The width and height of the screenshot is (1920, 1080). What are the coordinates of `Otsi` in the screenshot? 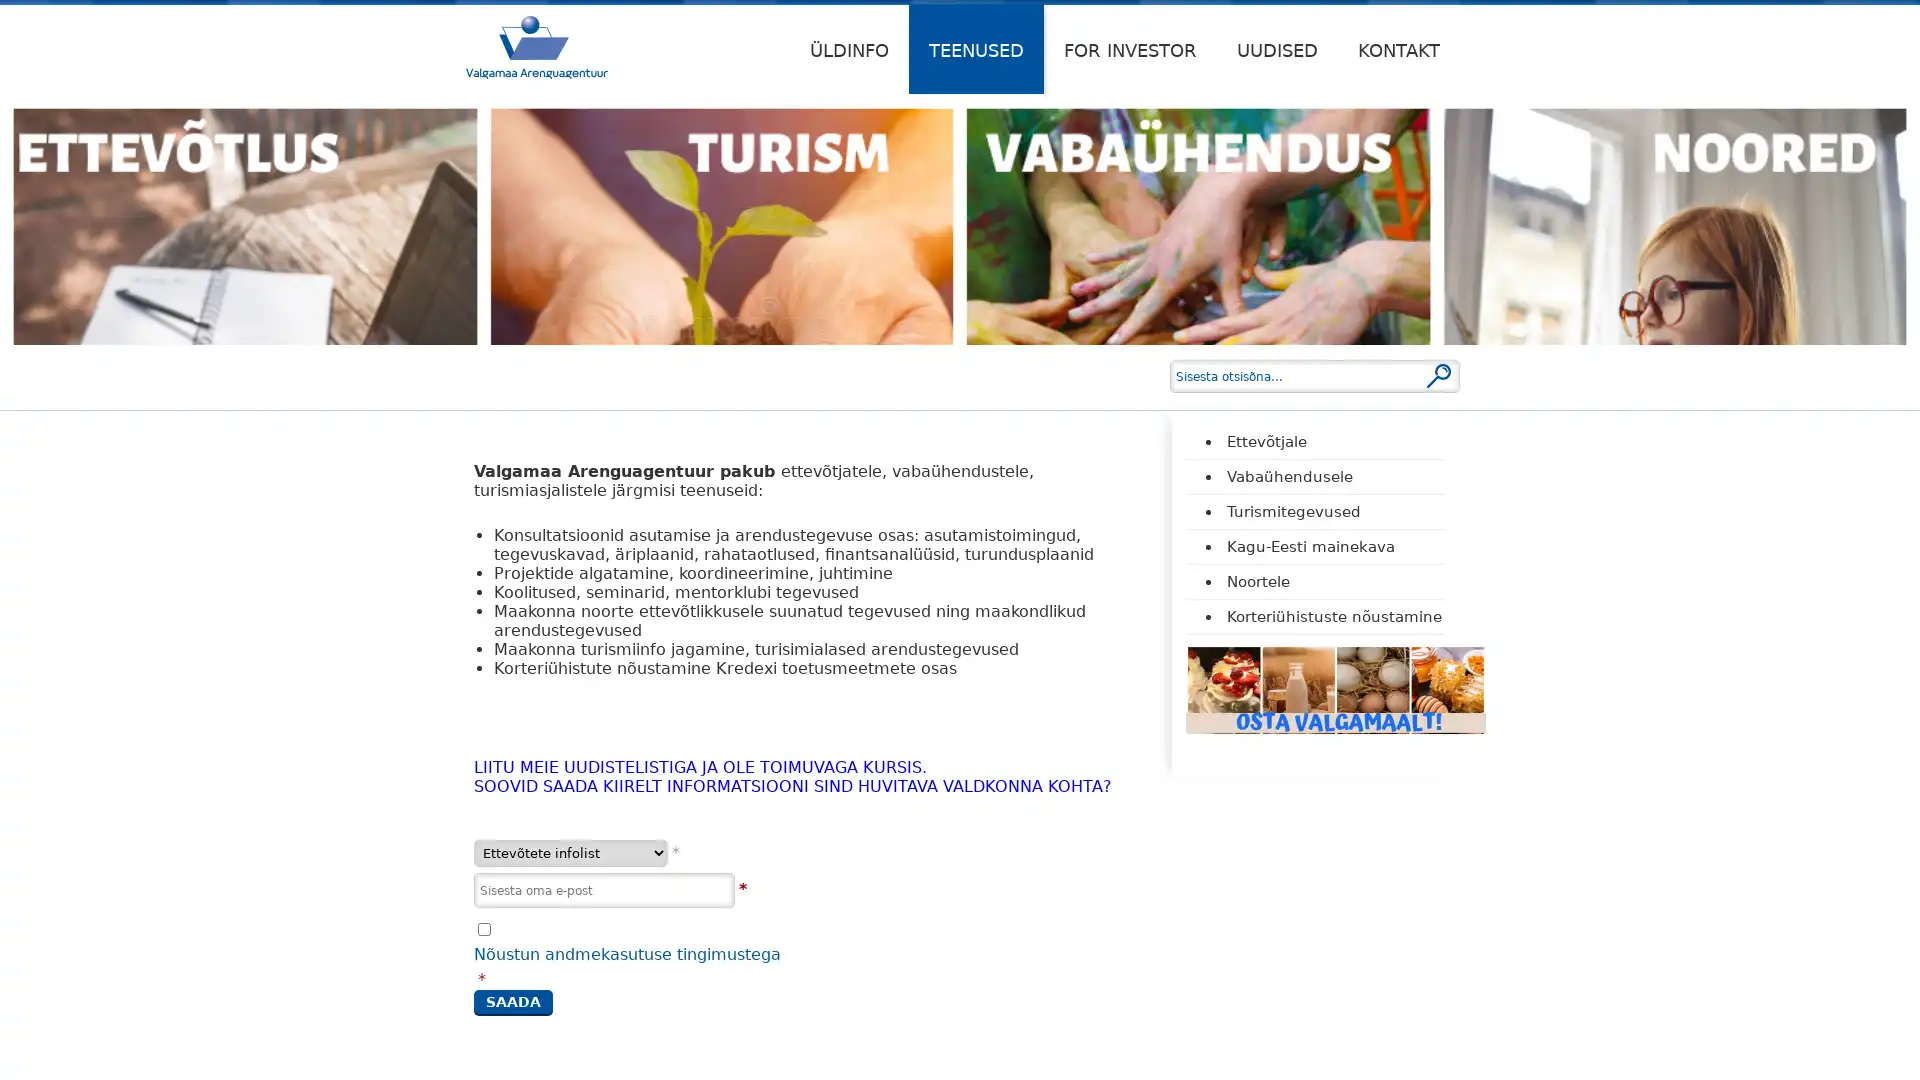 It's located at (1438, 375).